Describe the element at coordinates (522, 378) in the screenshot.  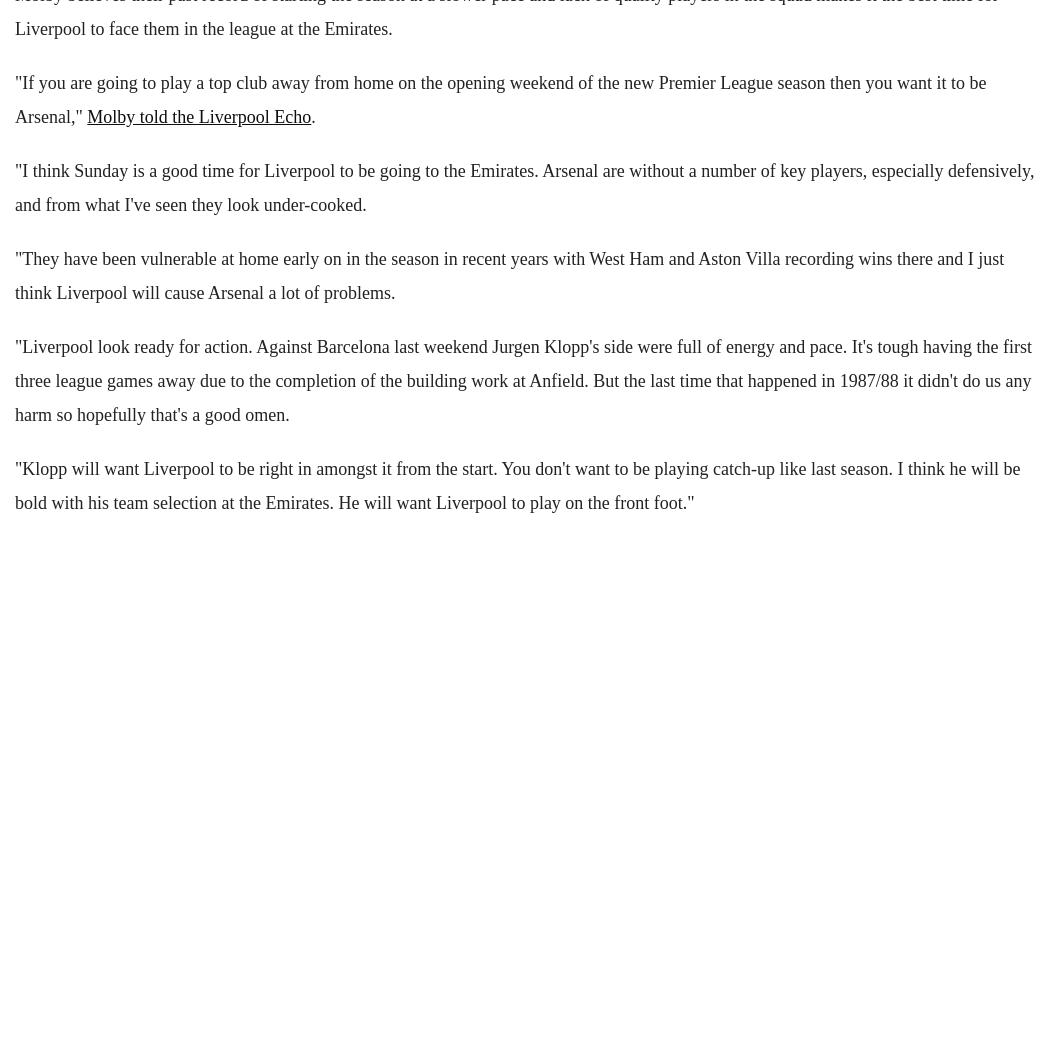
I see `'"Liverpool look ready for action. Against Barcelona last weekend Jurgen Klopp's side were full of energy and pace. It's tough having the first three league games away due to the completion of the building work at Anfield. But the last time that happened in 1987/88 it didn't do us any harm so hopefully that's a good omen.'` at that location.